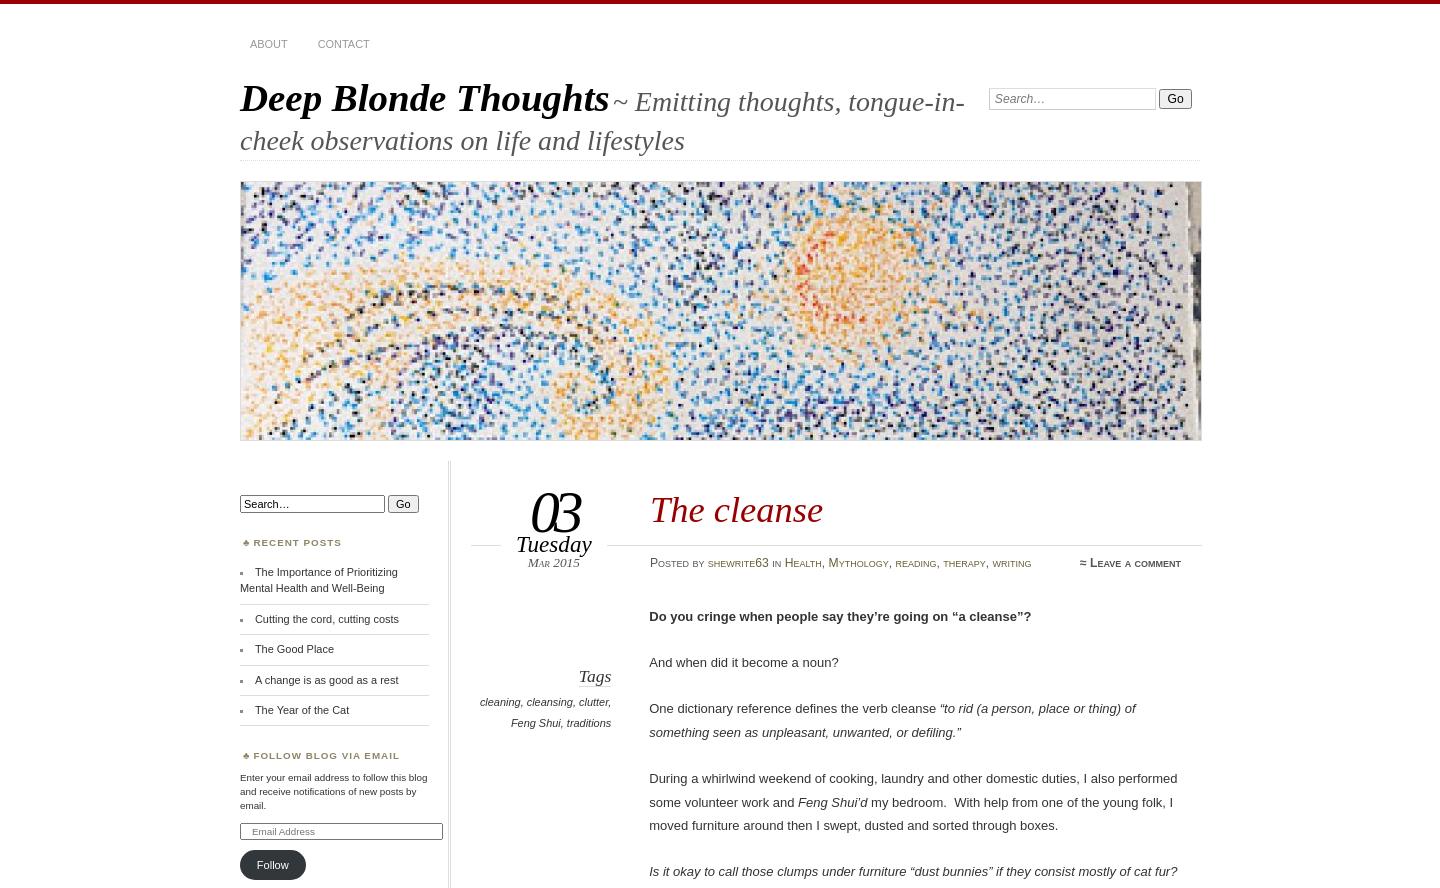 The height and width of the screenshot is (888, 1440). I want to click on 'Feng Shui', so click(533, 722).